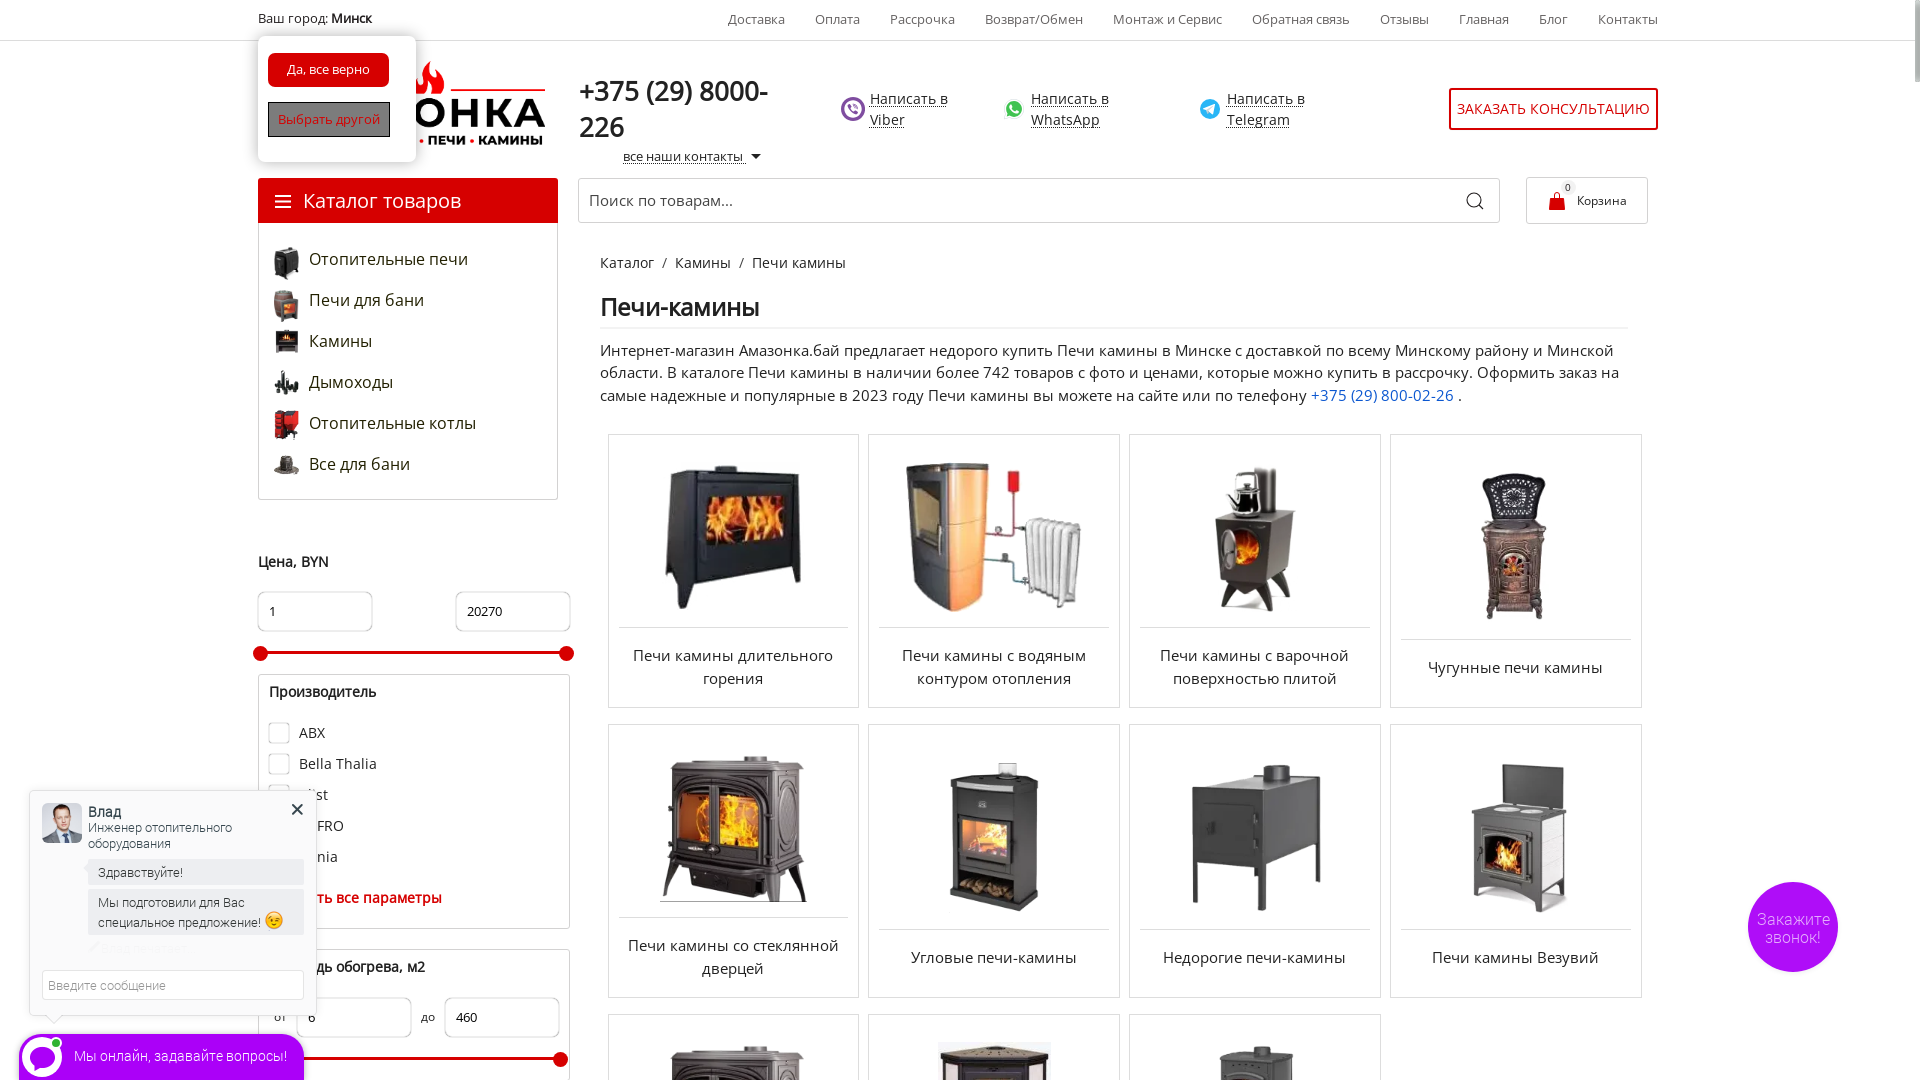  I want to click on '+375 (29) 8000-226', so click(672, 108).